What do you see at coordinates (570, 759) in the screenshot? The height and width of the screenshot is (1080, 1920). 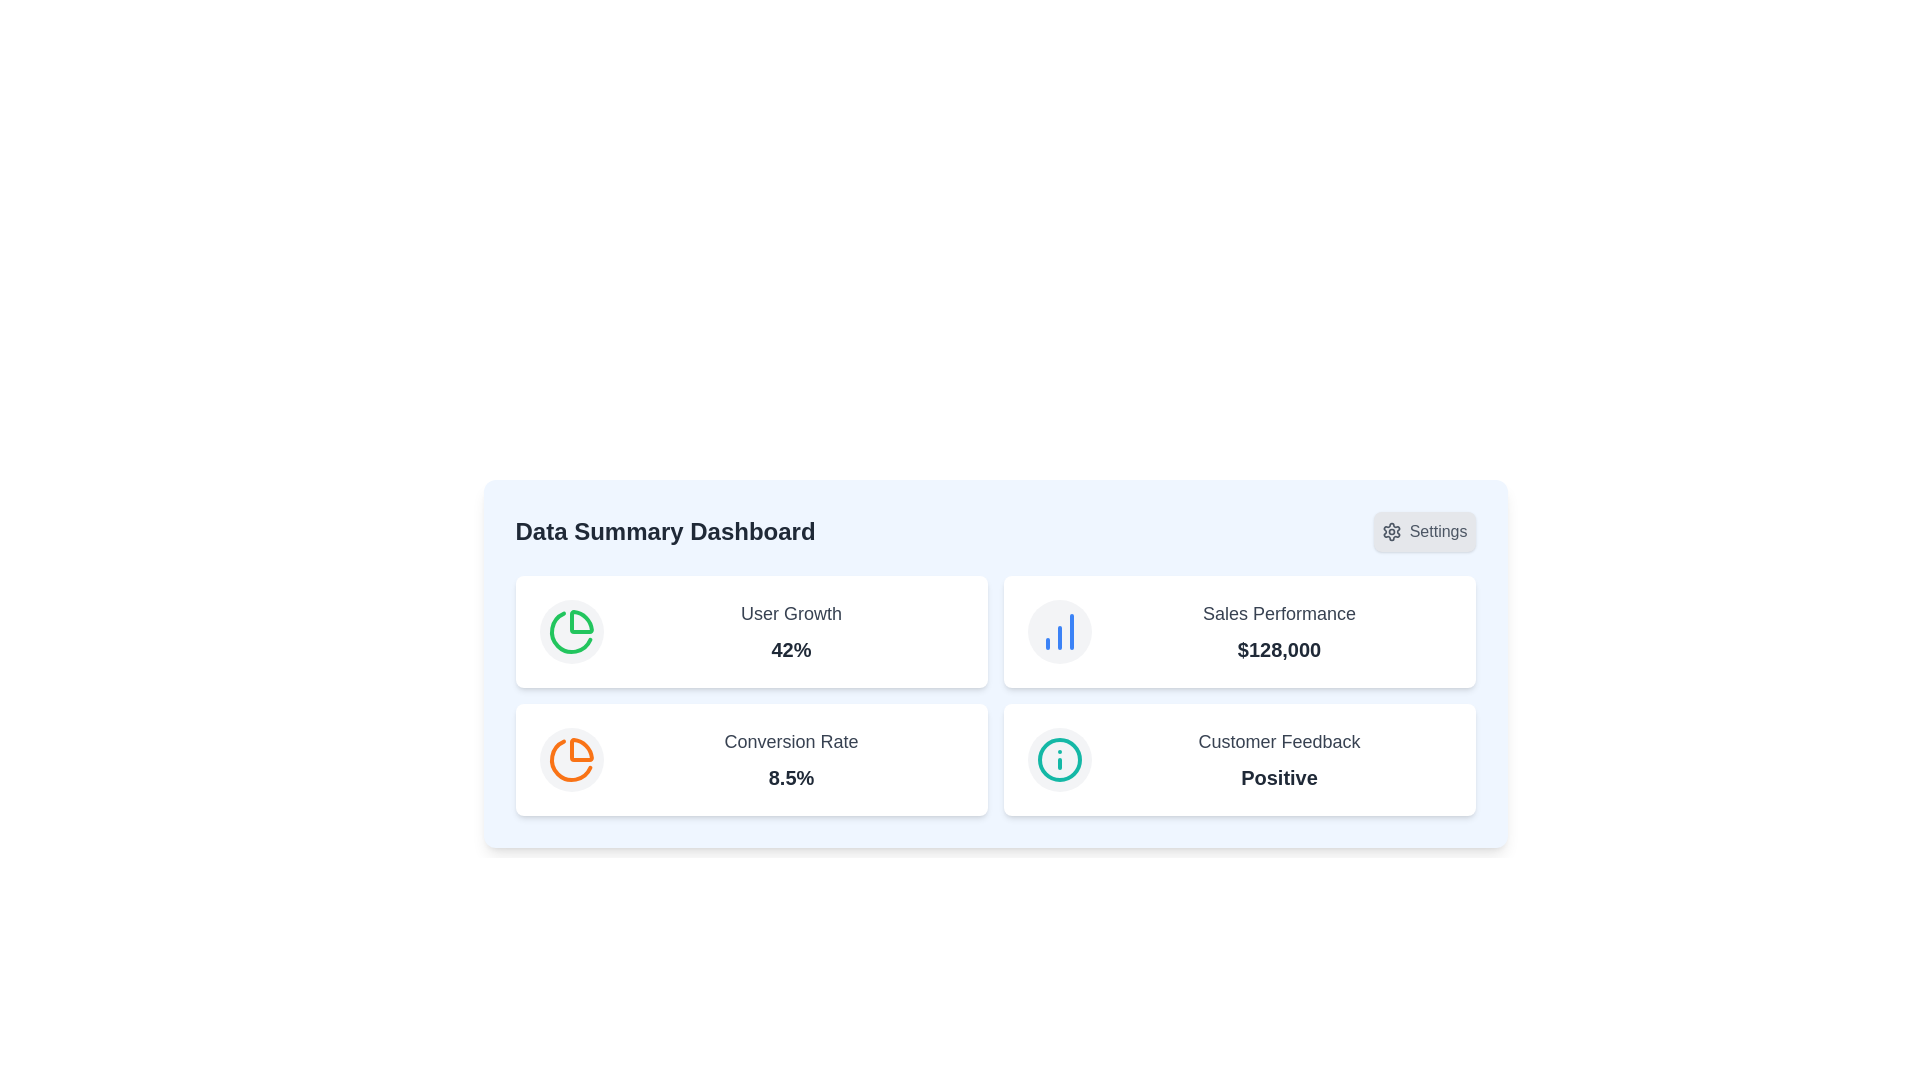 I see `associated label 'Conversion Rate' for the orange pie chart icon located in the bottom-left card of the dashboard layout` at bounding box center [570, 759].